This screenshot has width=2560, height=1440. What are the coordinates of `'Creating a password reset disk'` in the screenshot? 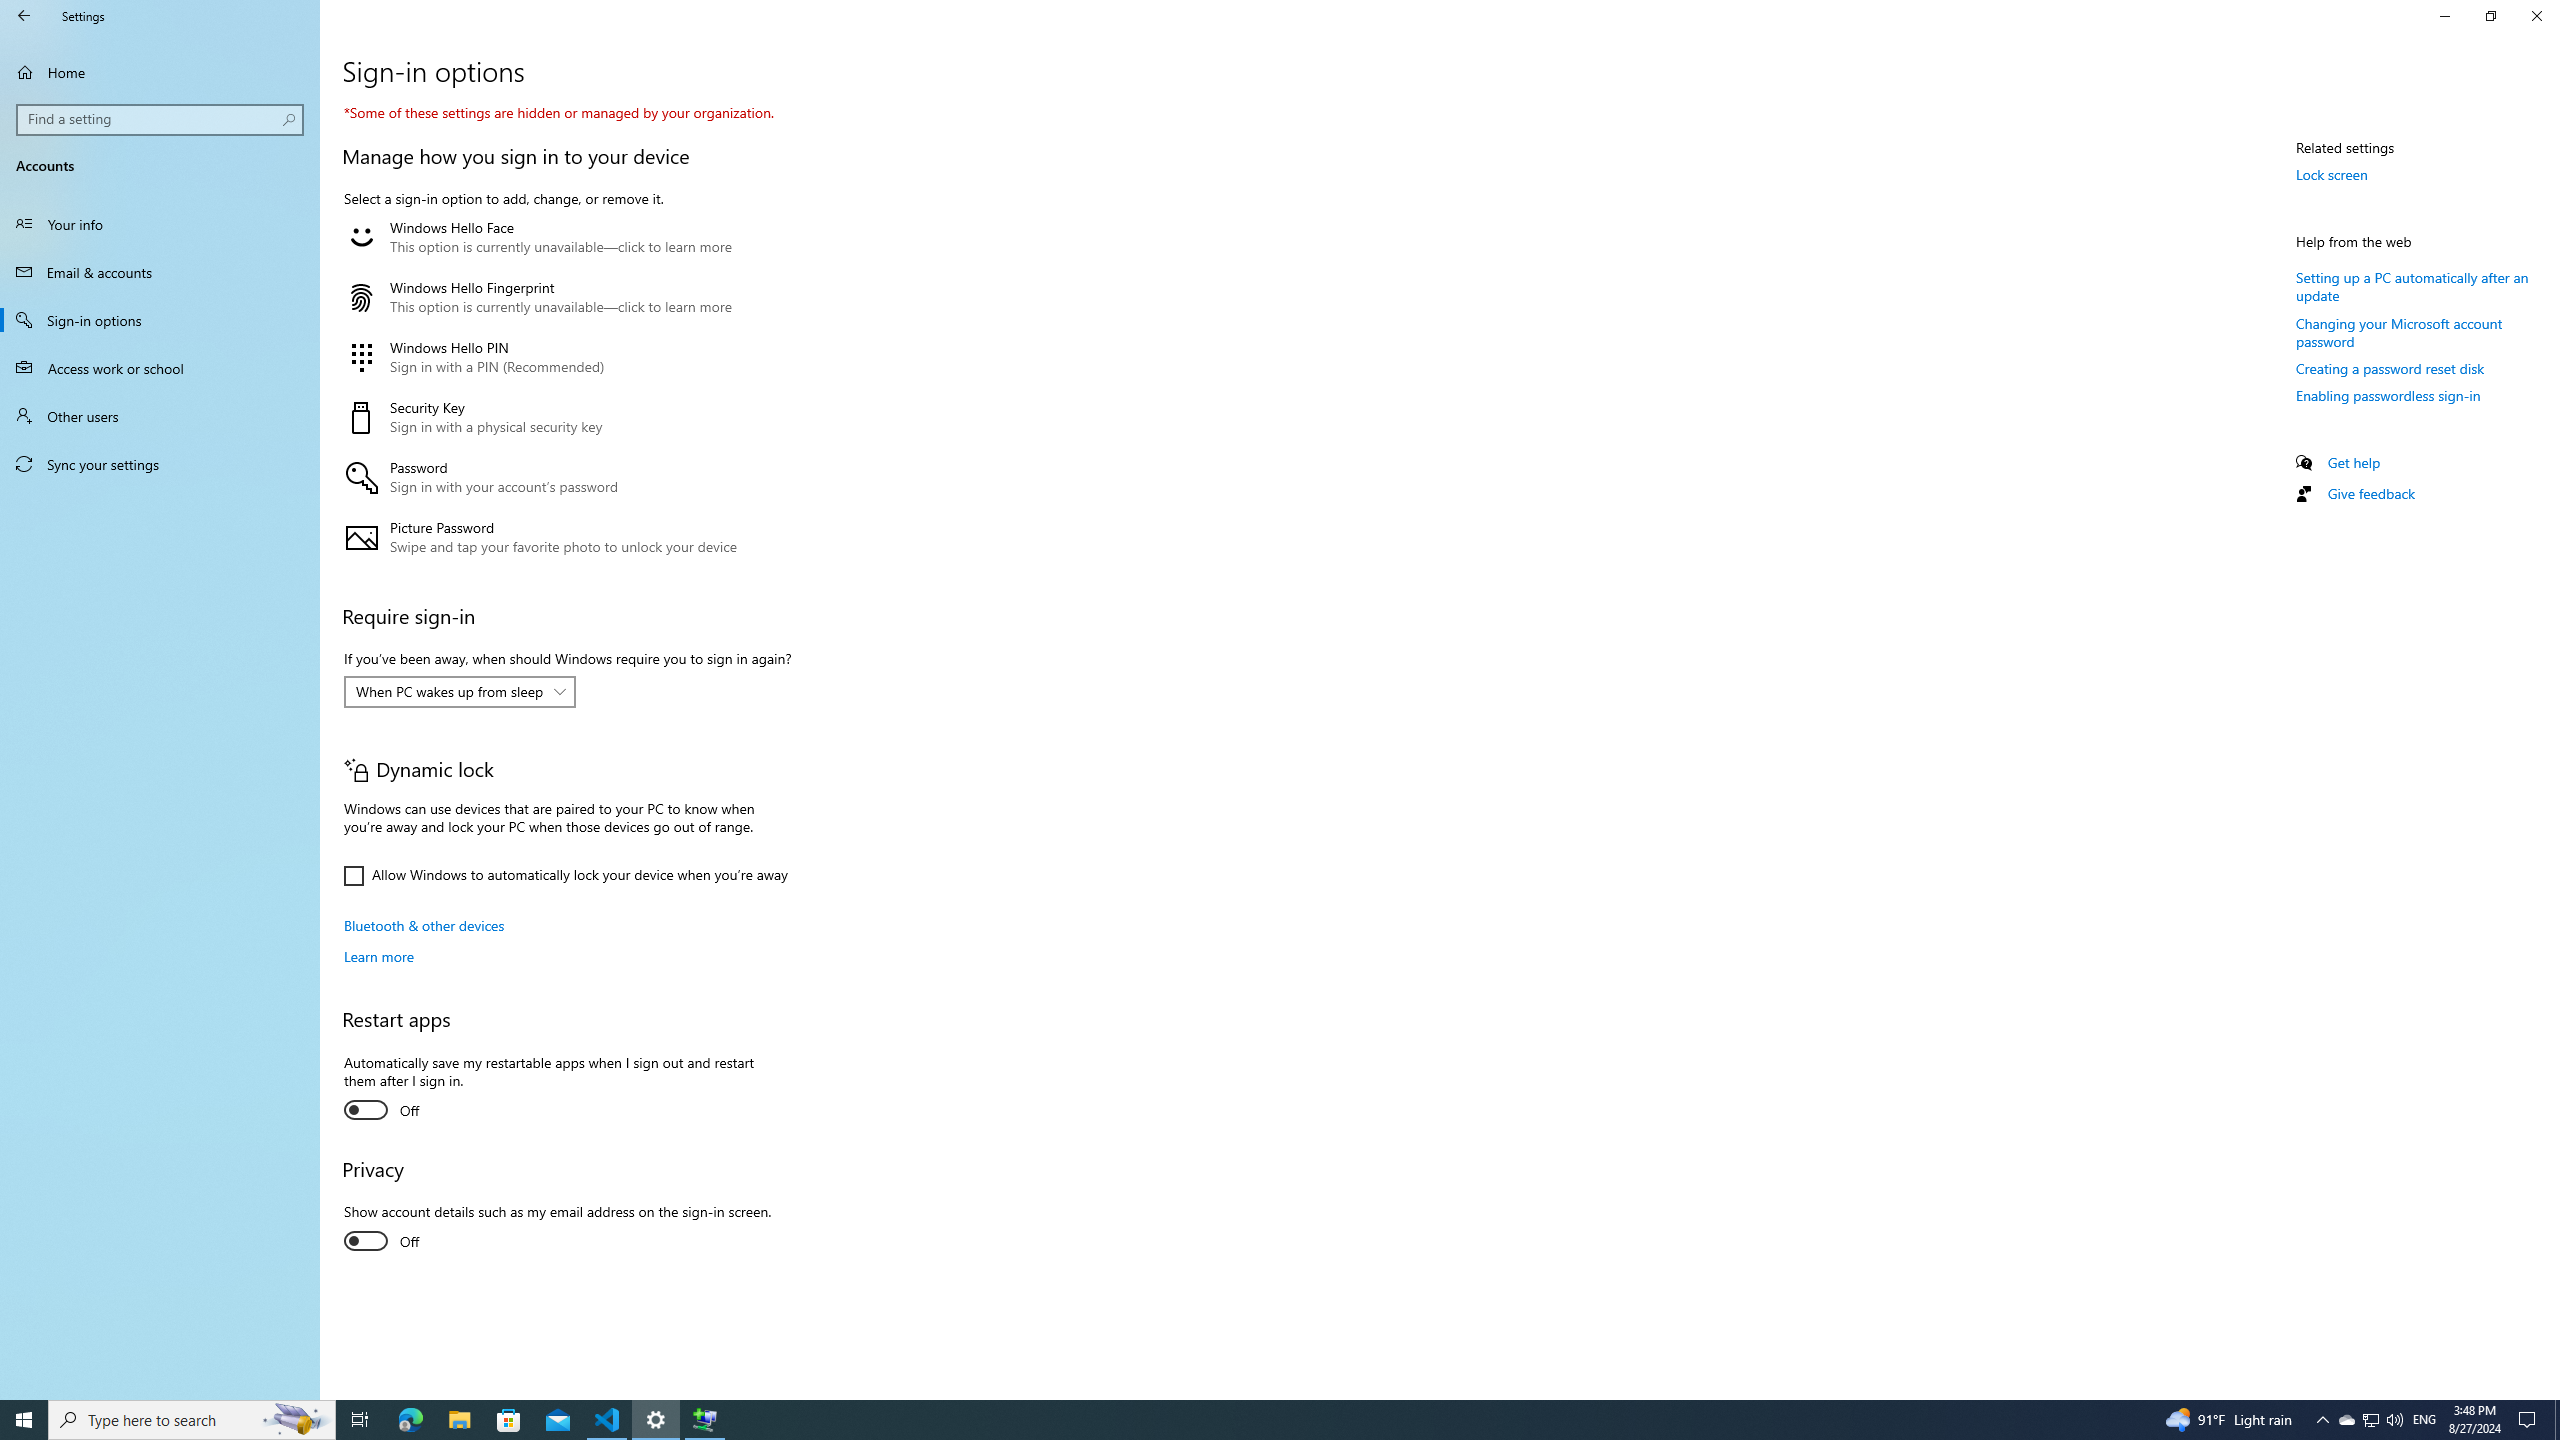 It's located at (2390, 367).